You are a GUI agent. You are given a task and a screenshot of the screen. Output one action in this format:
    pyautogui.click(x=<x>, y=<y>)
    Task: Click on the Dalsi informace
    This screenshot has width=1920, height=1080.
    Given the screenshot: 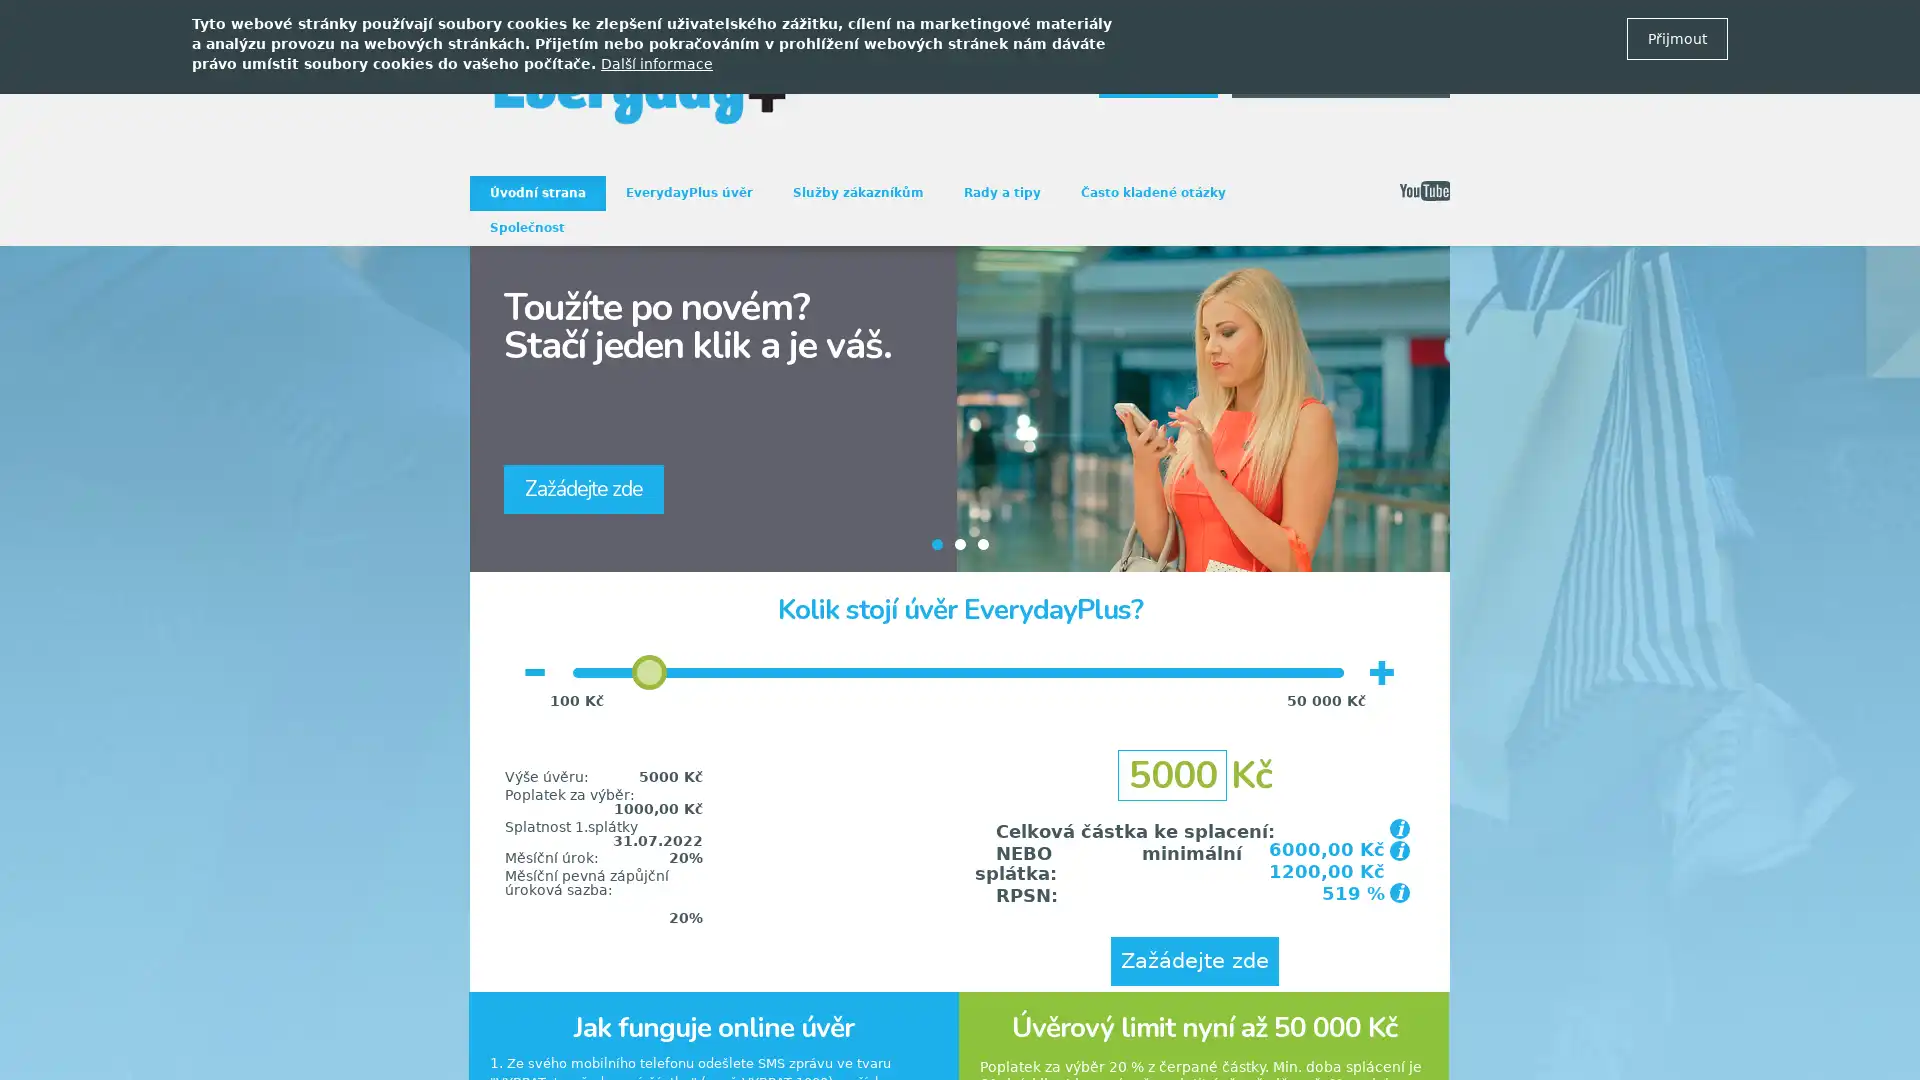 What is the action you would take?
    pyautogui.click(x=657, y=63)
    